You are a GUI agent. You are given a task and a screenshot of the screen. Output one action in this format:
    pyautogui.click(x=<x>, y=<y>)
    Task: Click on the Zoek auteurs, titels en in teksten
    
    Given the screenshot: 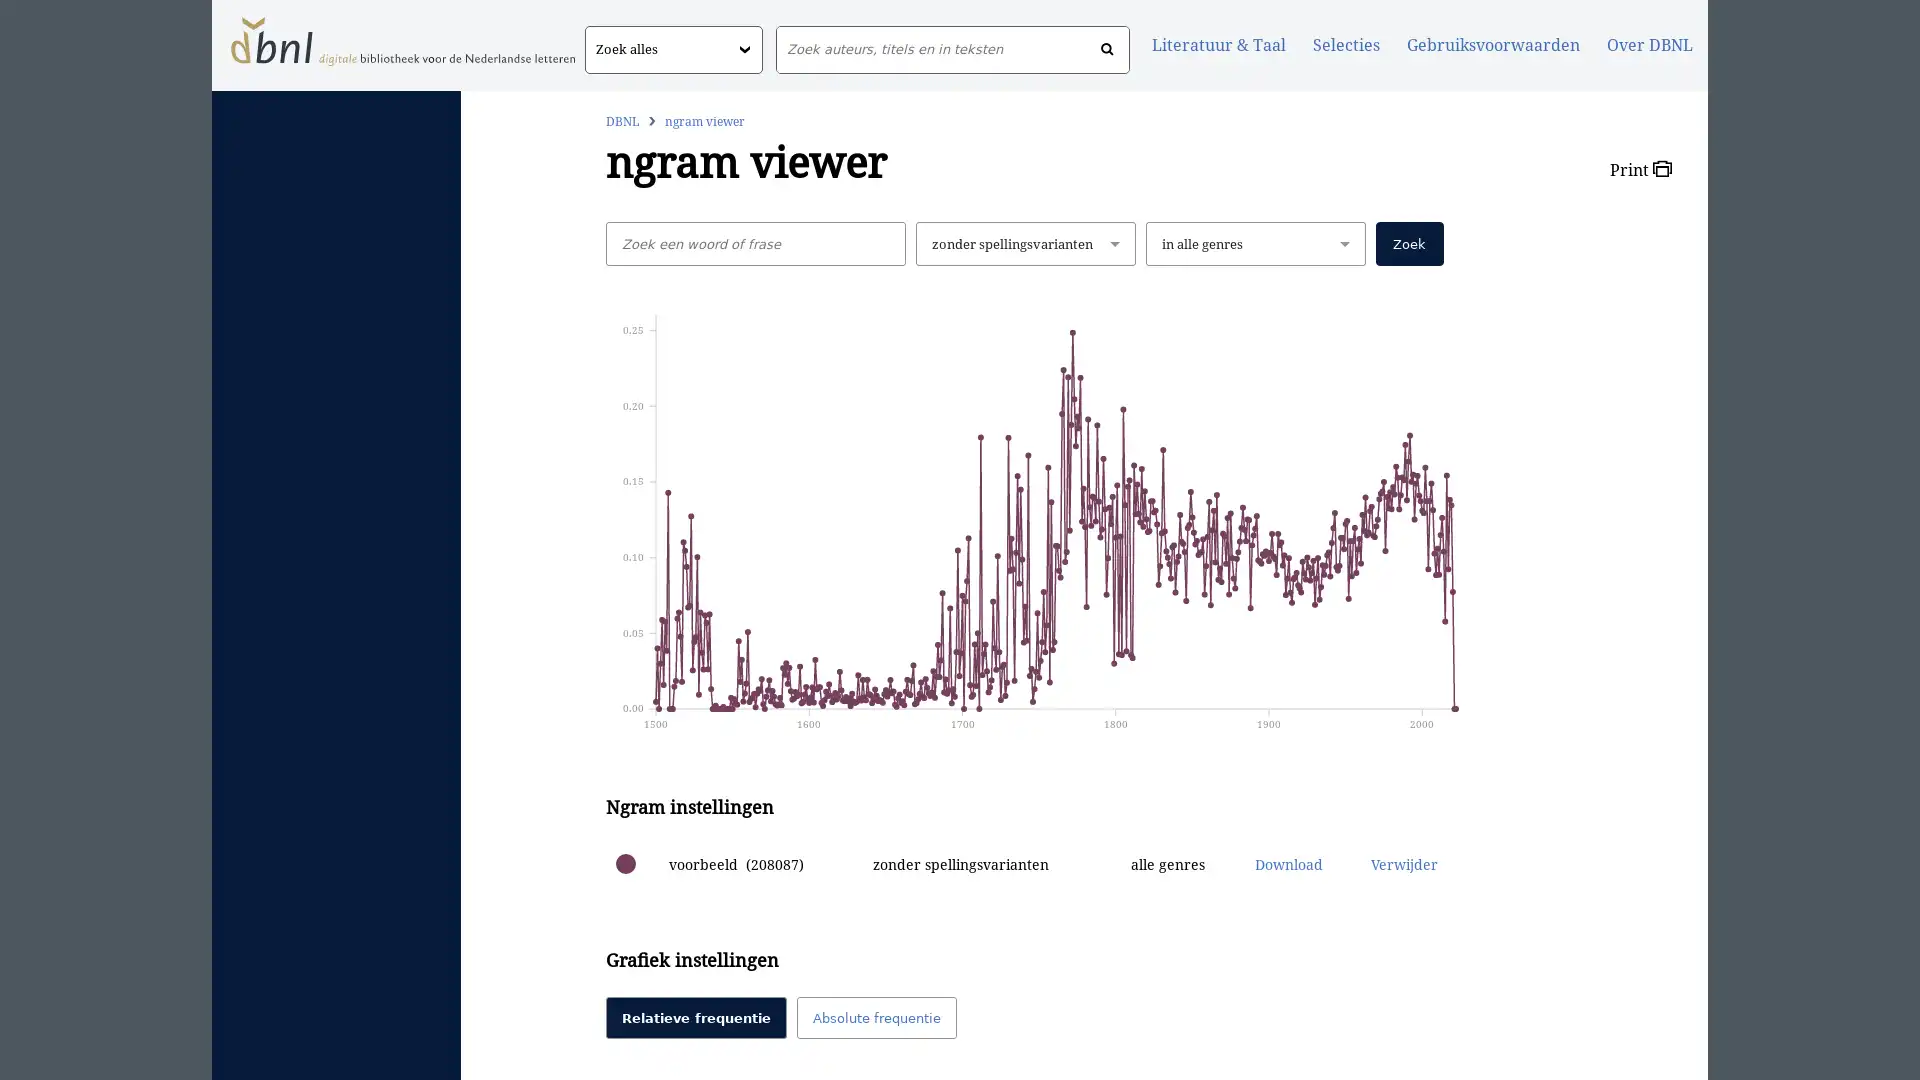 What is the action you would take?
    pyautogui.click(x=1106, y=49)
    